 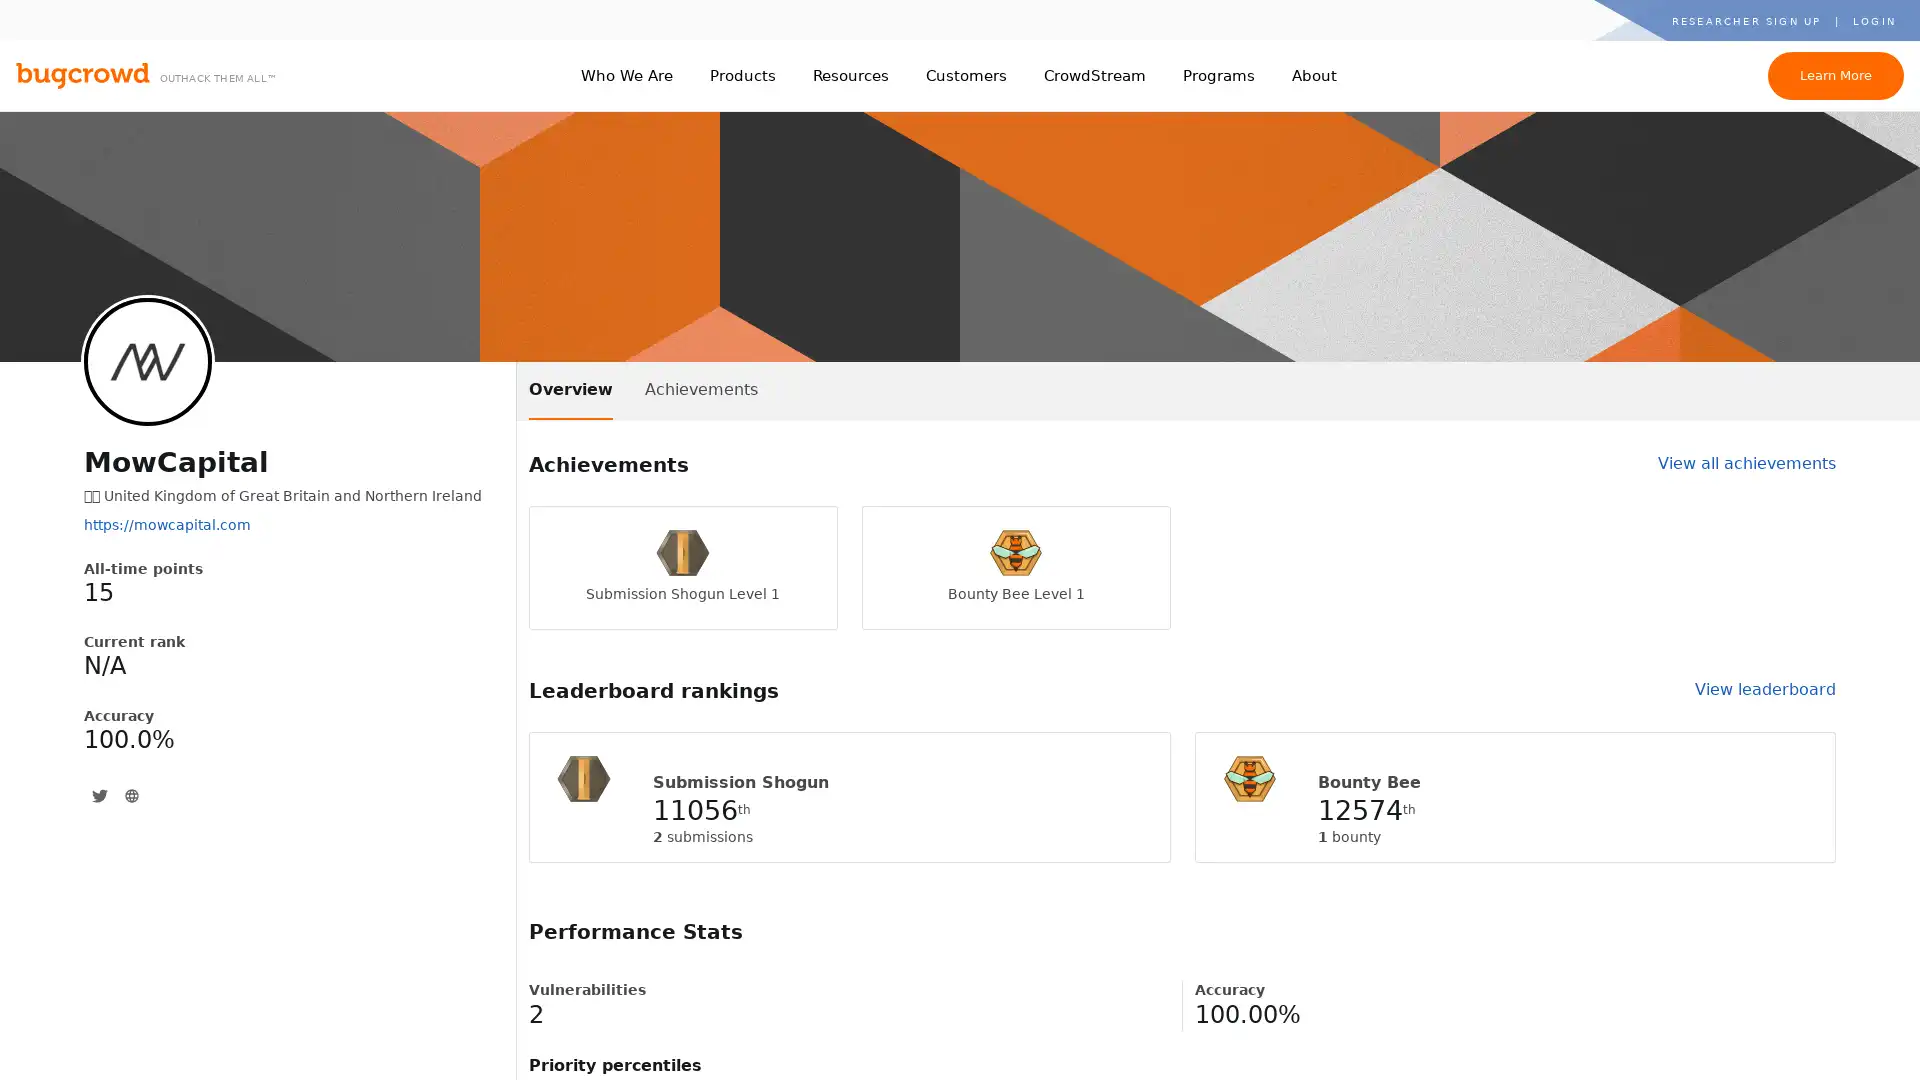 I want to click on Submission Shogun Level 1 Submission Shogun Level 1, so click(x=682, y=567).